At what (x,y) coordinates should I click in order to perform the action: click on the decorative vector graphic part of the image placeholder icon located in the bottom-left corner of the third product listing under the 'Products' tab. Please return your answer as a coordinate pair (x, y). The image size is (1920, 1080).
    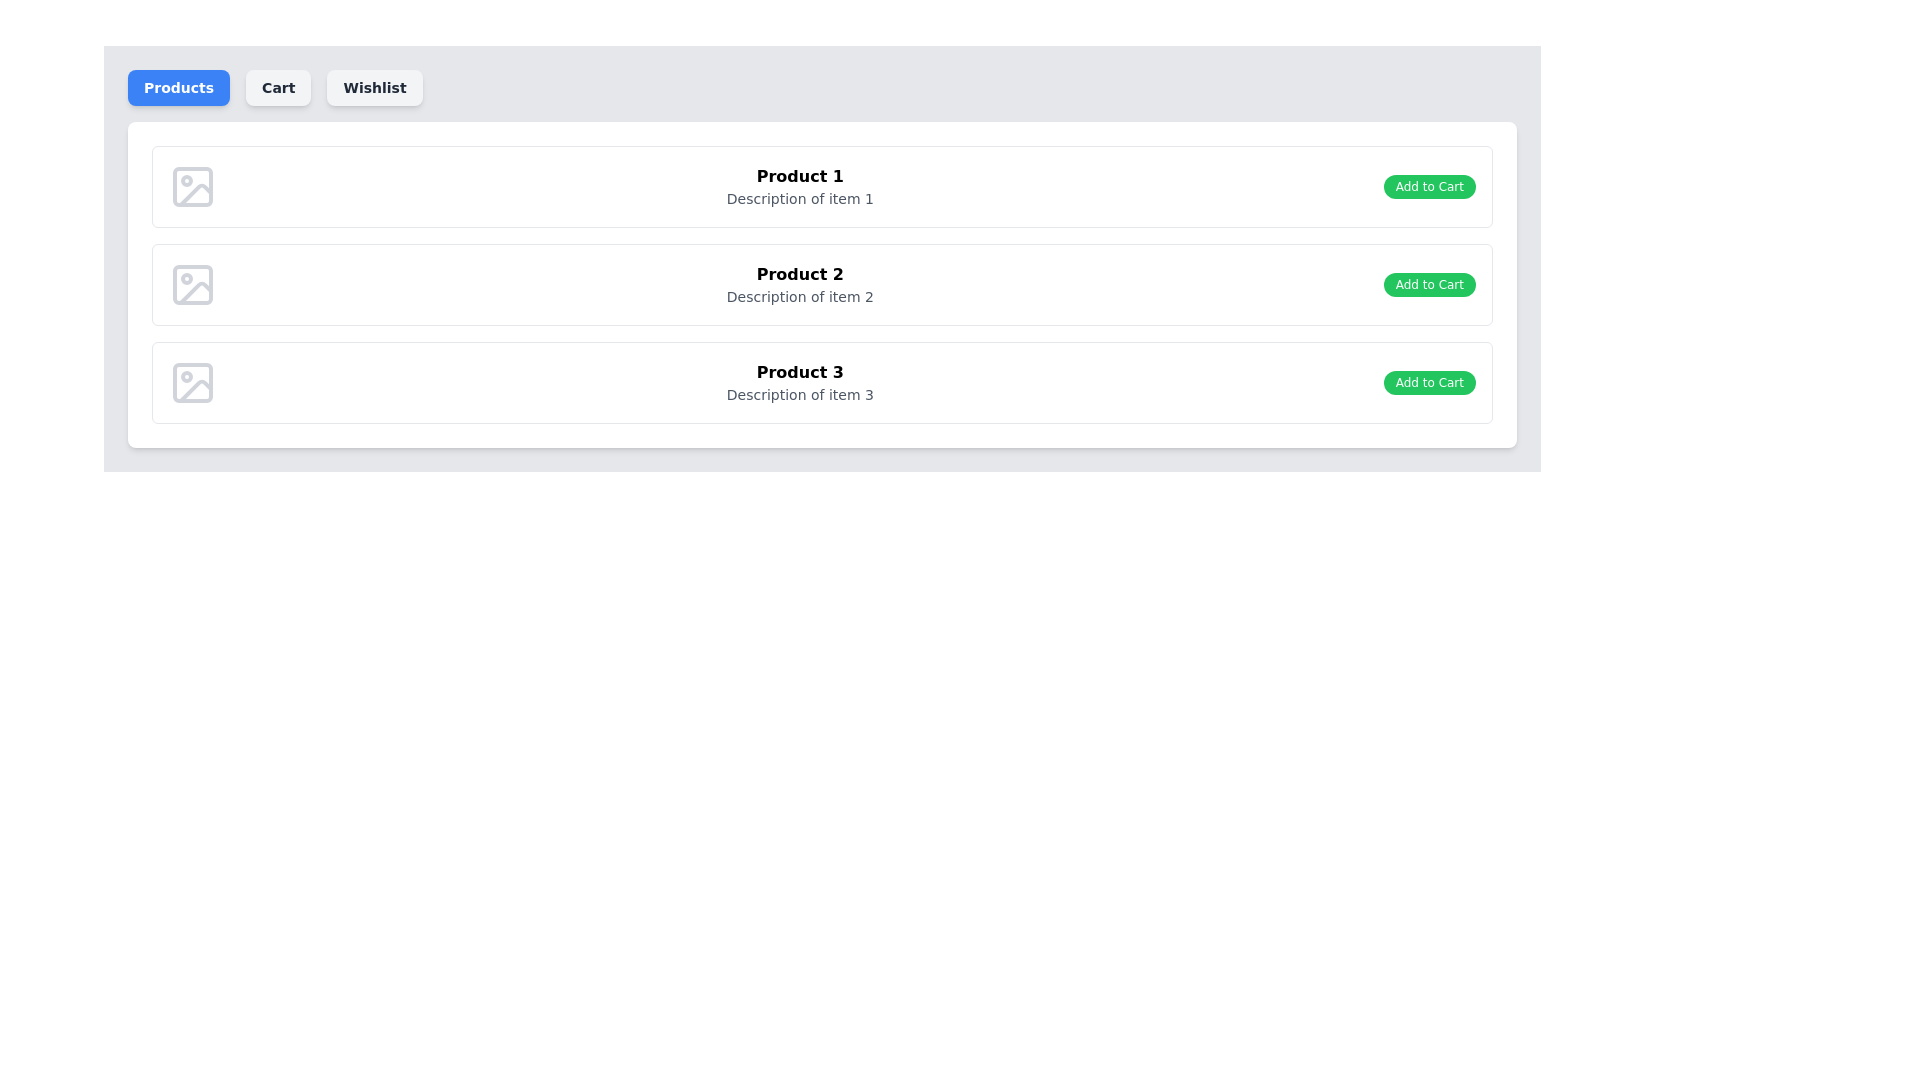
    Looking at the image, I should click on (196, 390).